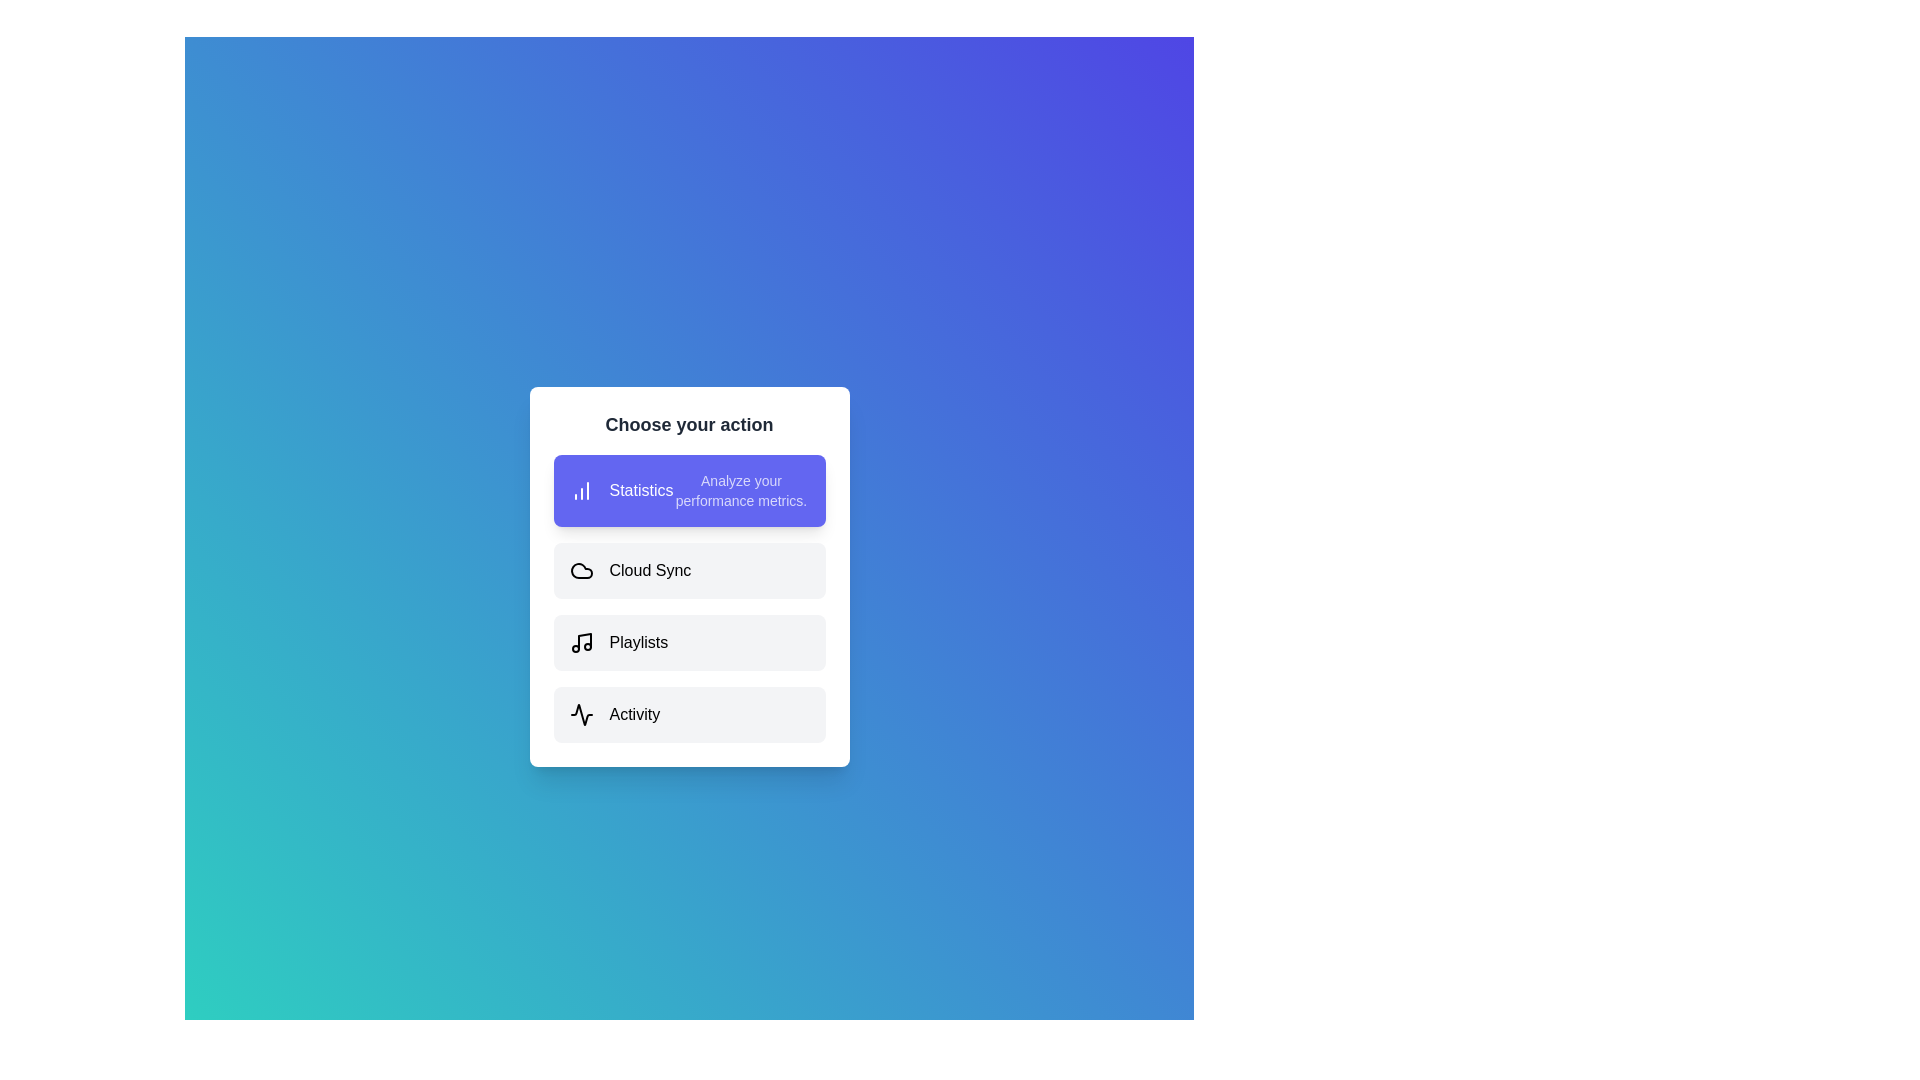  Describe the element at coordinates (689, 570) in the screenshot. I see `the option Cloud Sync to preview its description` at that location.